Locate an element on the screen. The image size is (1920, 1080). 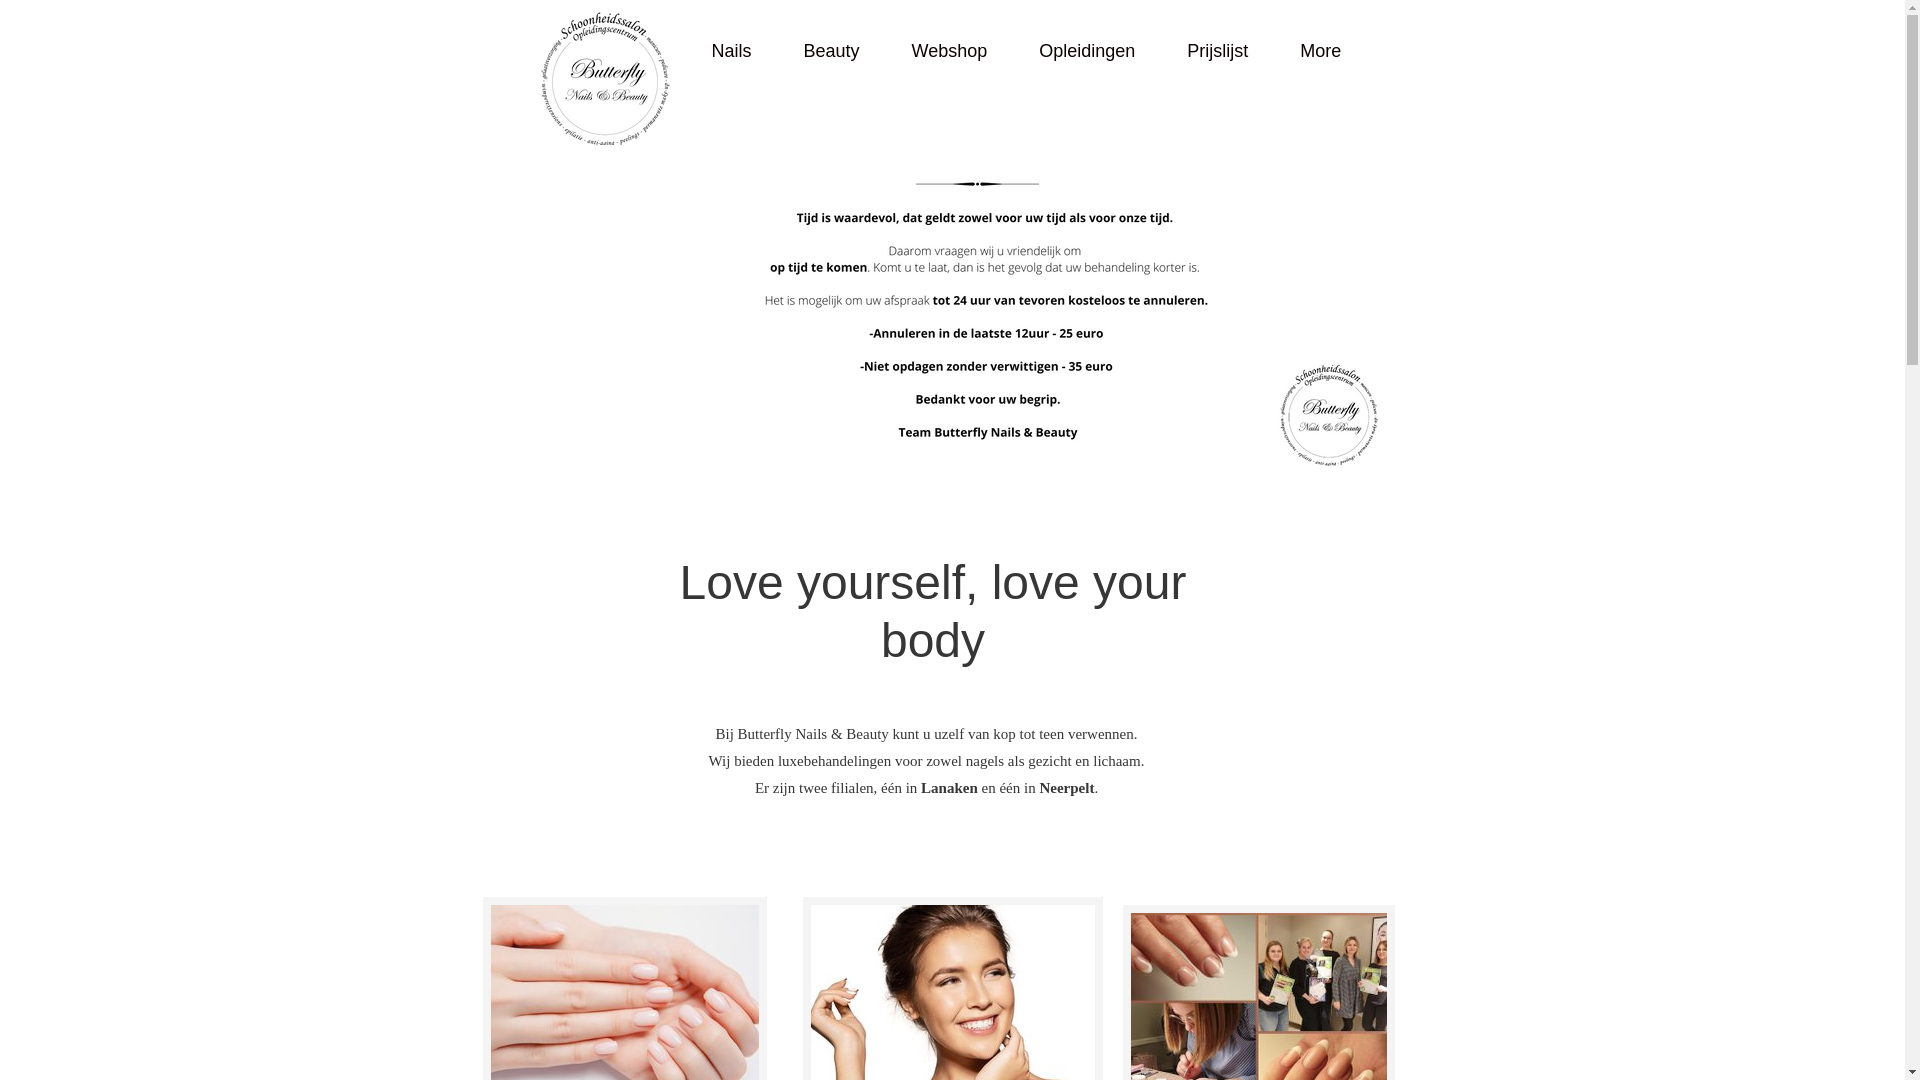
'Webshop' is located at coordinates (885, 49).